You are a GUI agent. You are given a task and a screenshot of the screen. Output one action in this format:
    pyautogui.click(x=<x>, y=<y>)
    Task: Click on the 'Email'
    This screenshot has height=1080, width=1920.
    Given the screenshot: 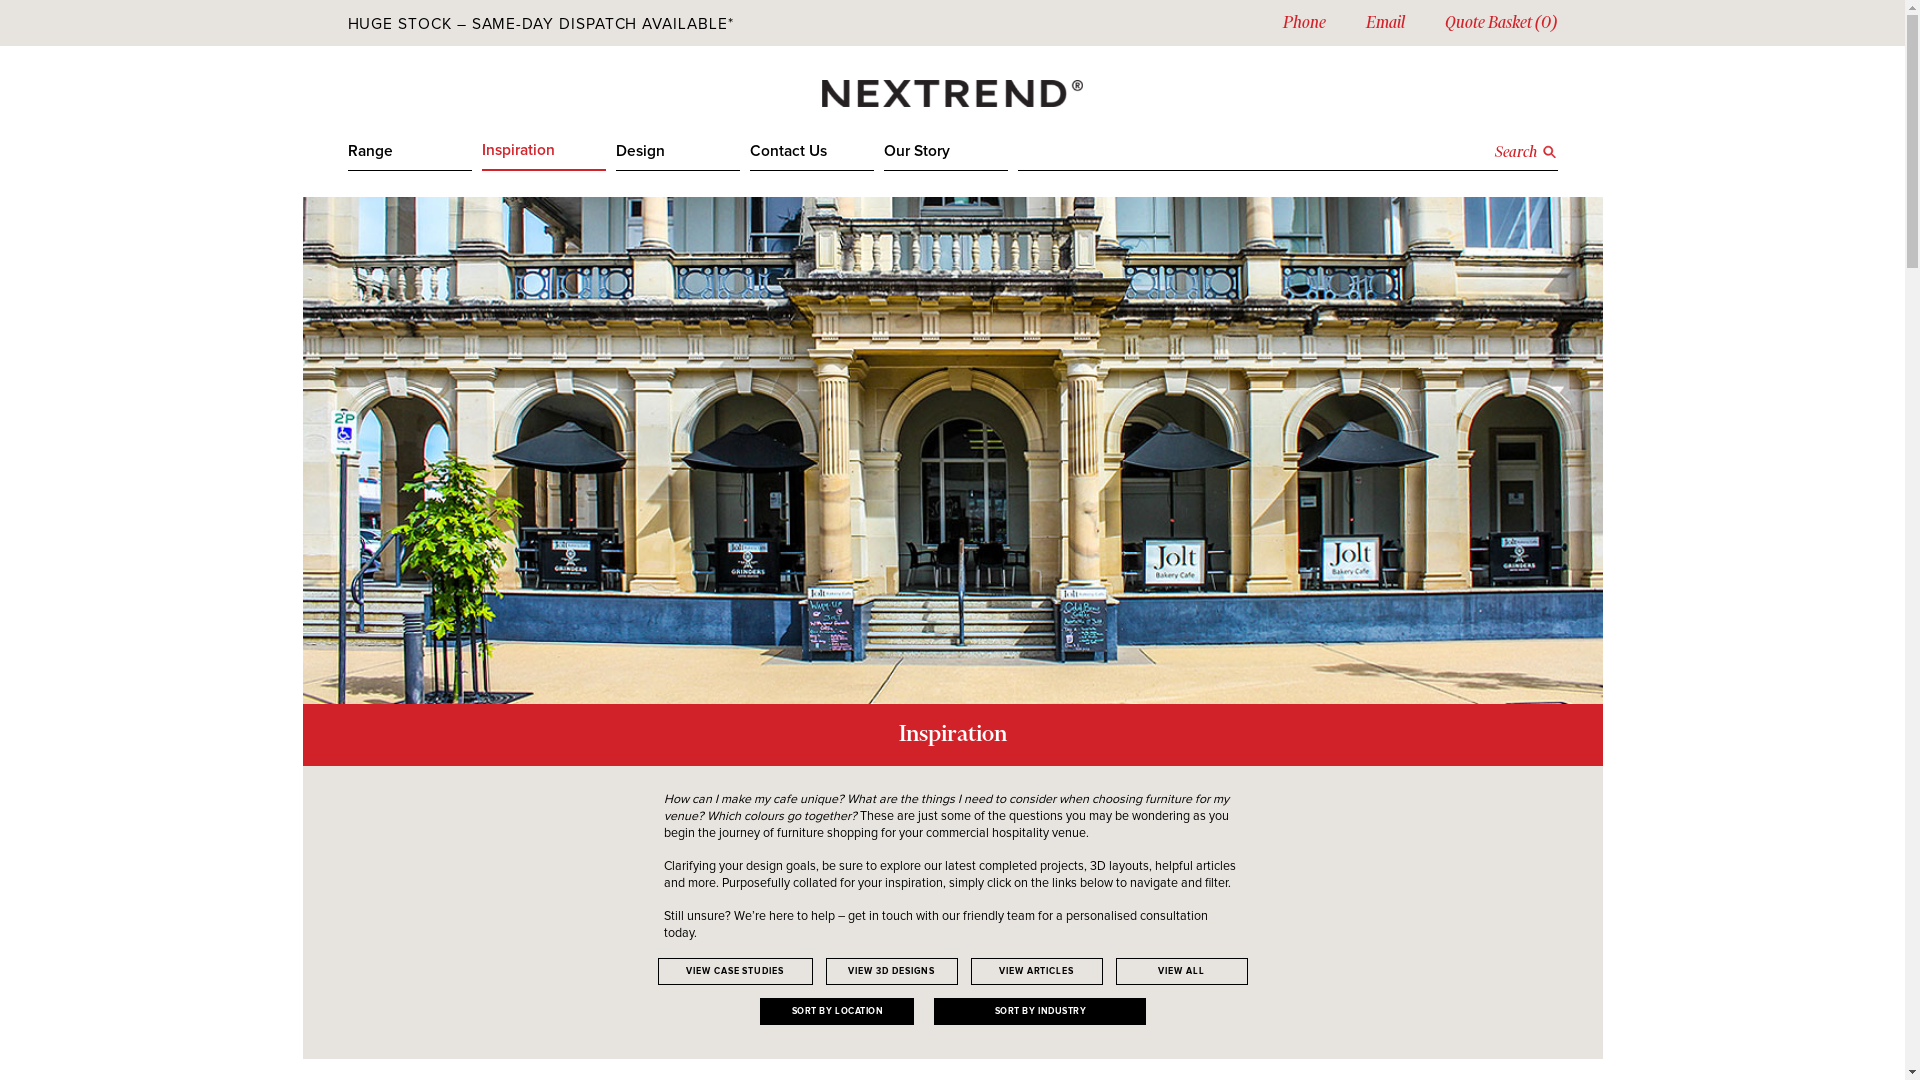 What is the action you would take?
    pyautogui.click(x=1384, y=23)
    